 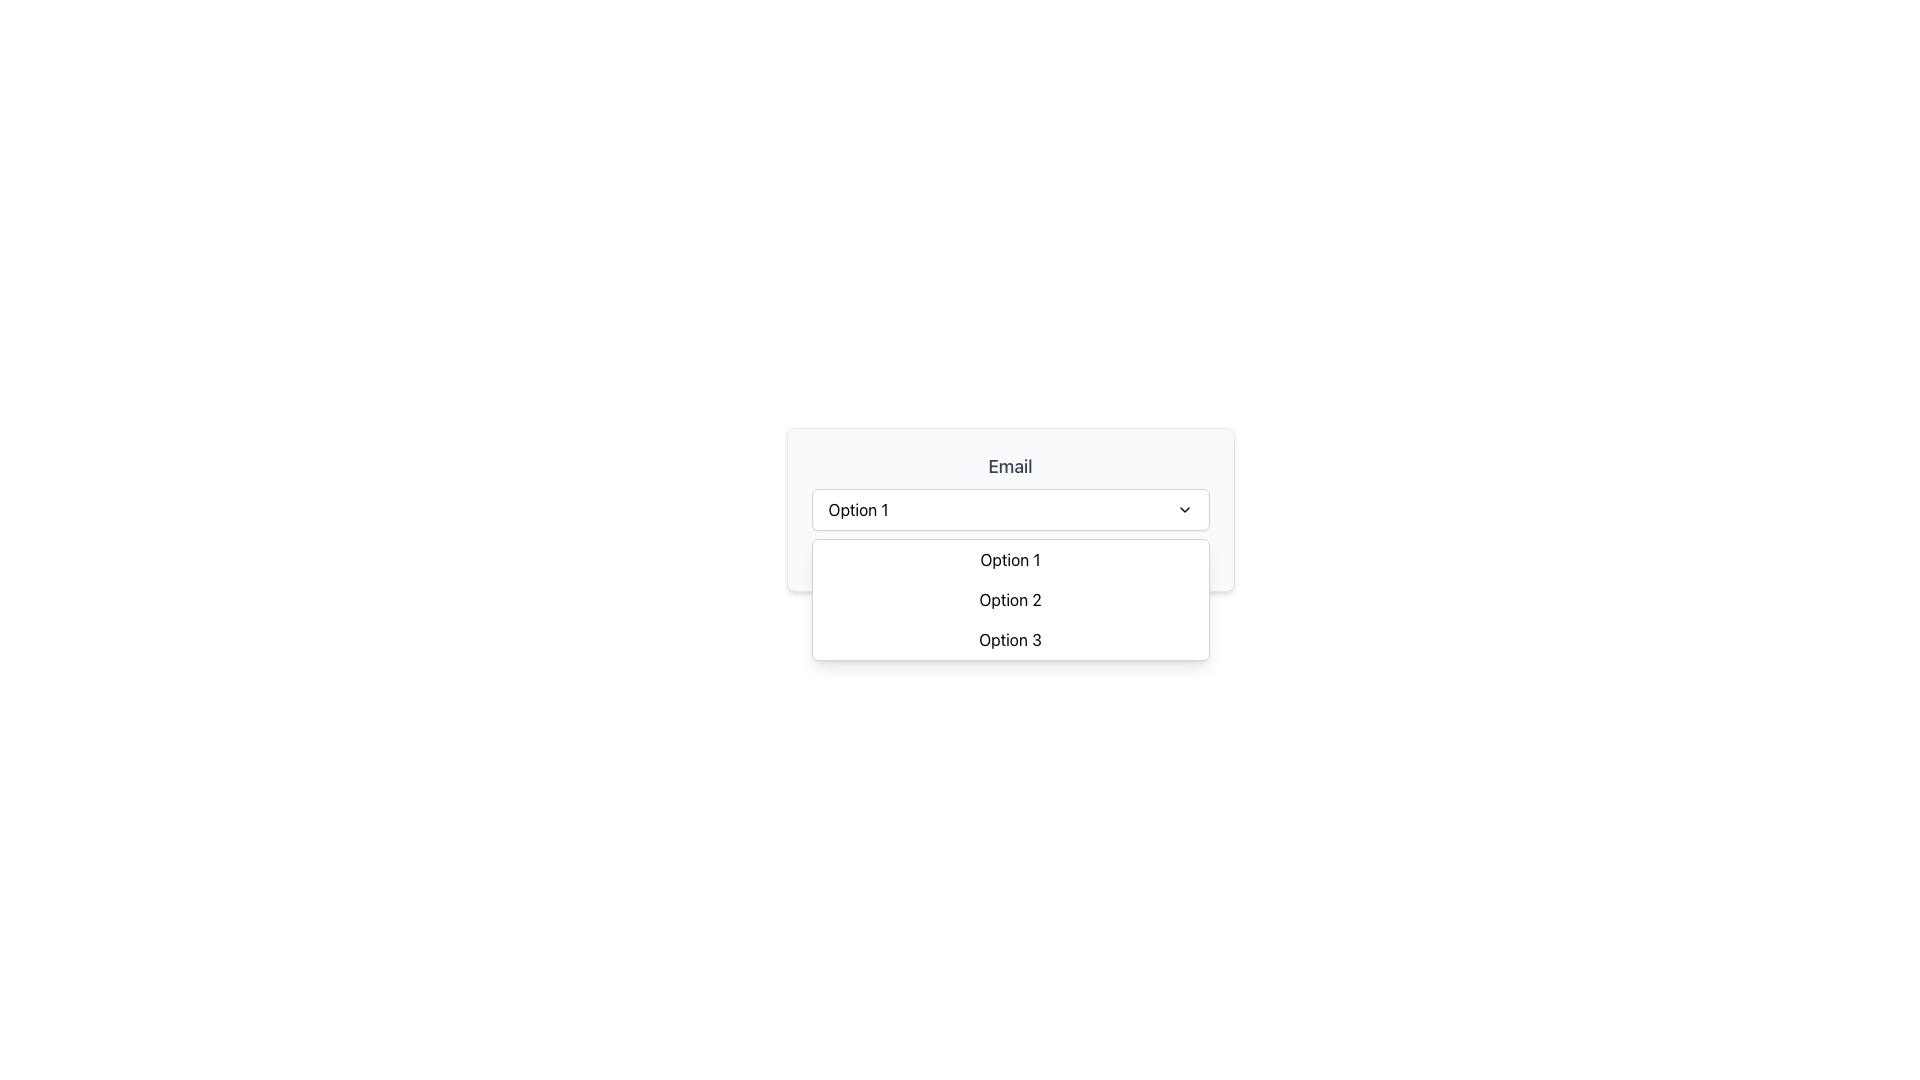 What do you see at coordinates (1184, 508) in the screenshot?
I see `the downward-facing chevron icon located at the rightmost edge of the dropdown button labeled 'Option 1'` at bounding box center [1184, 508].